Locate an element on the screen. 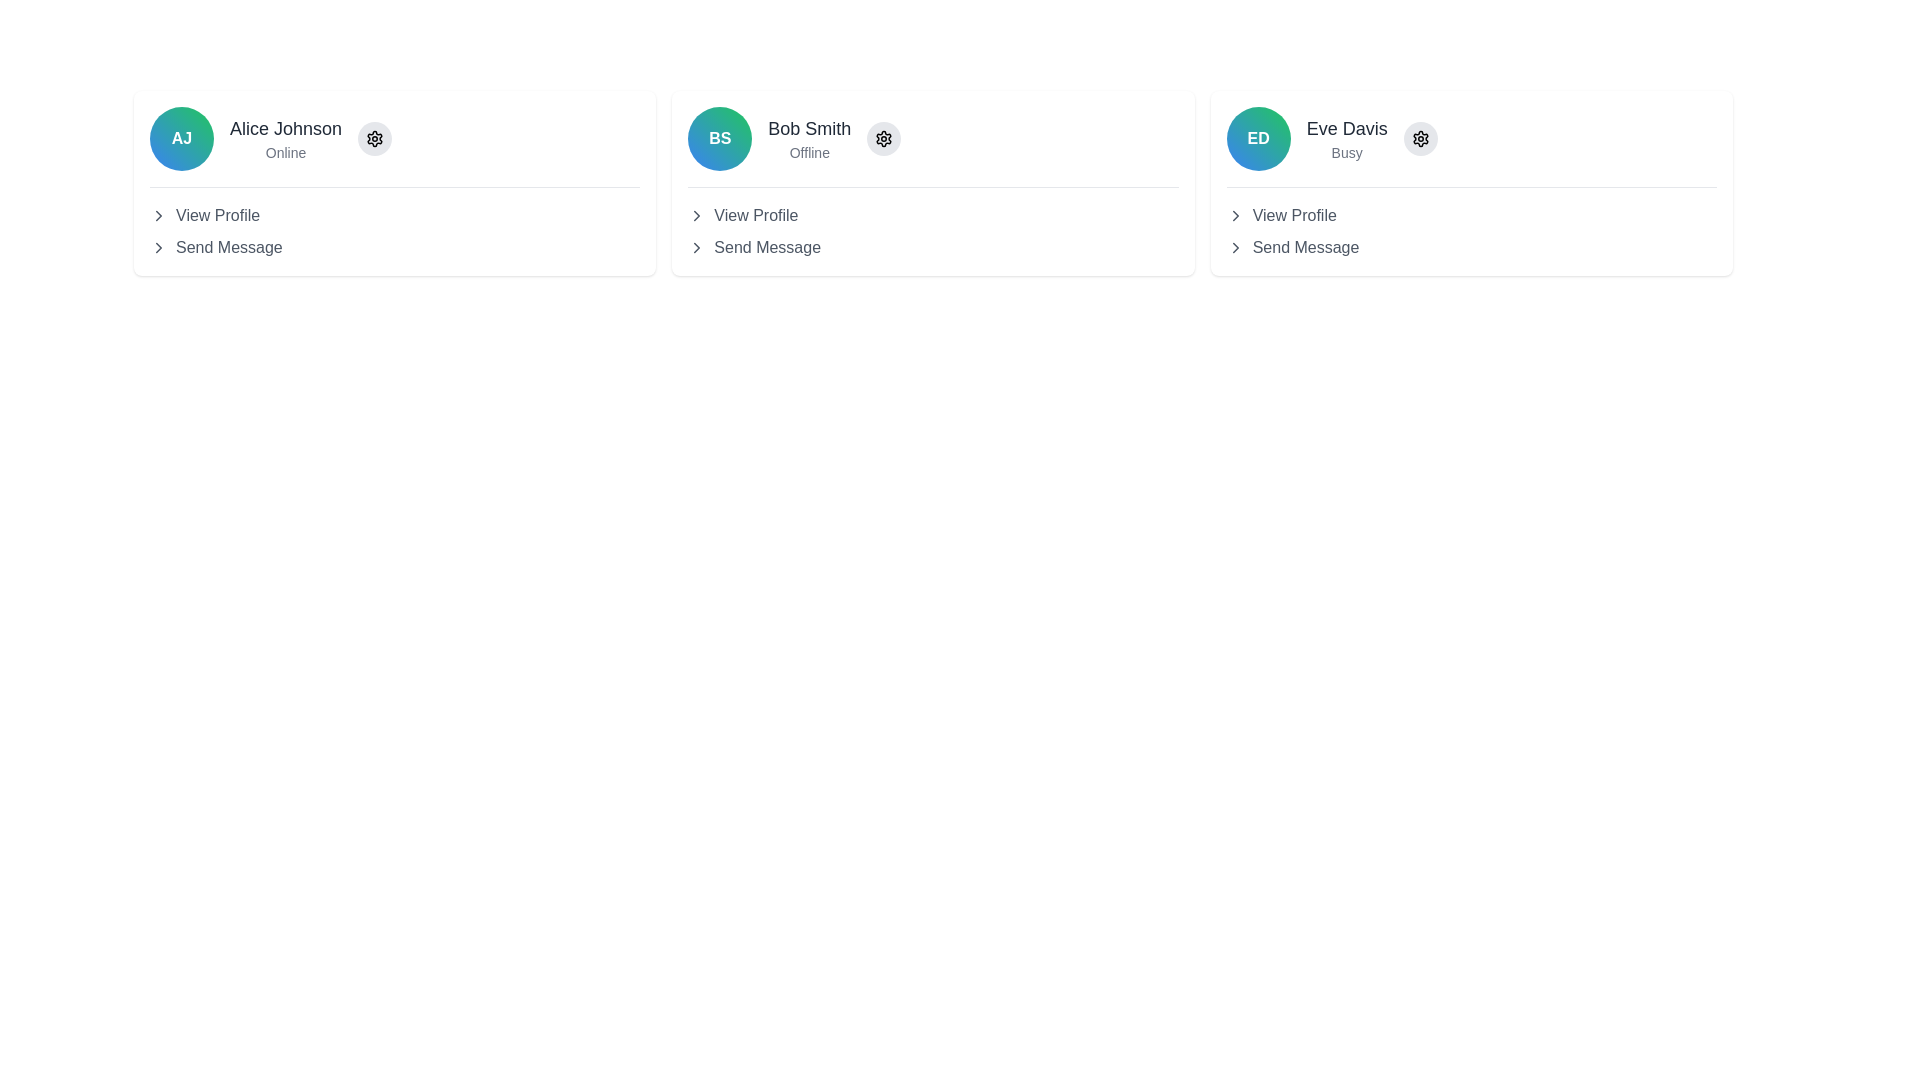  the gear-shaped settings icon located at the top-right corner of Bob Smith's profile card is located at coordinates (883, 137).